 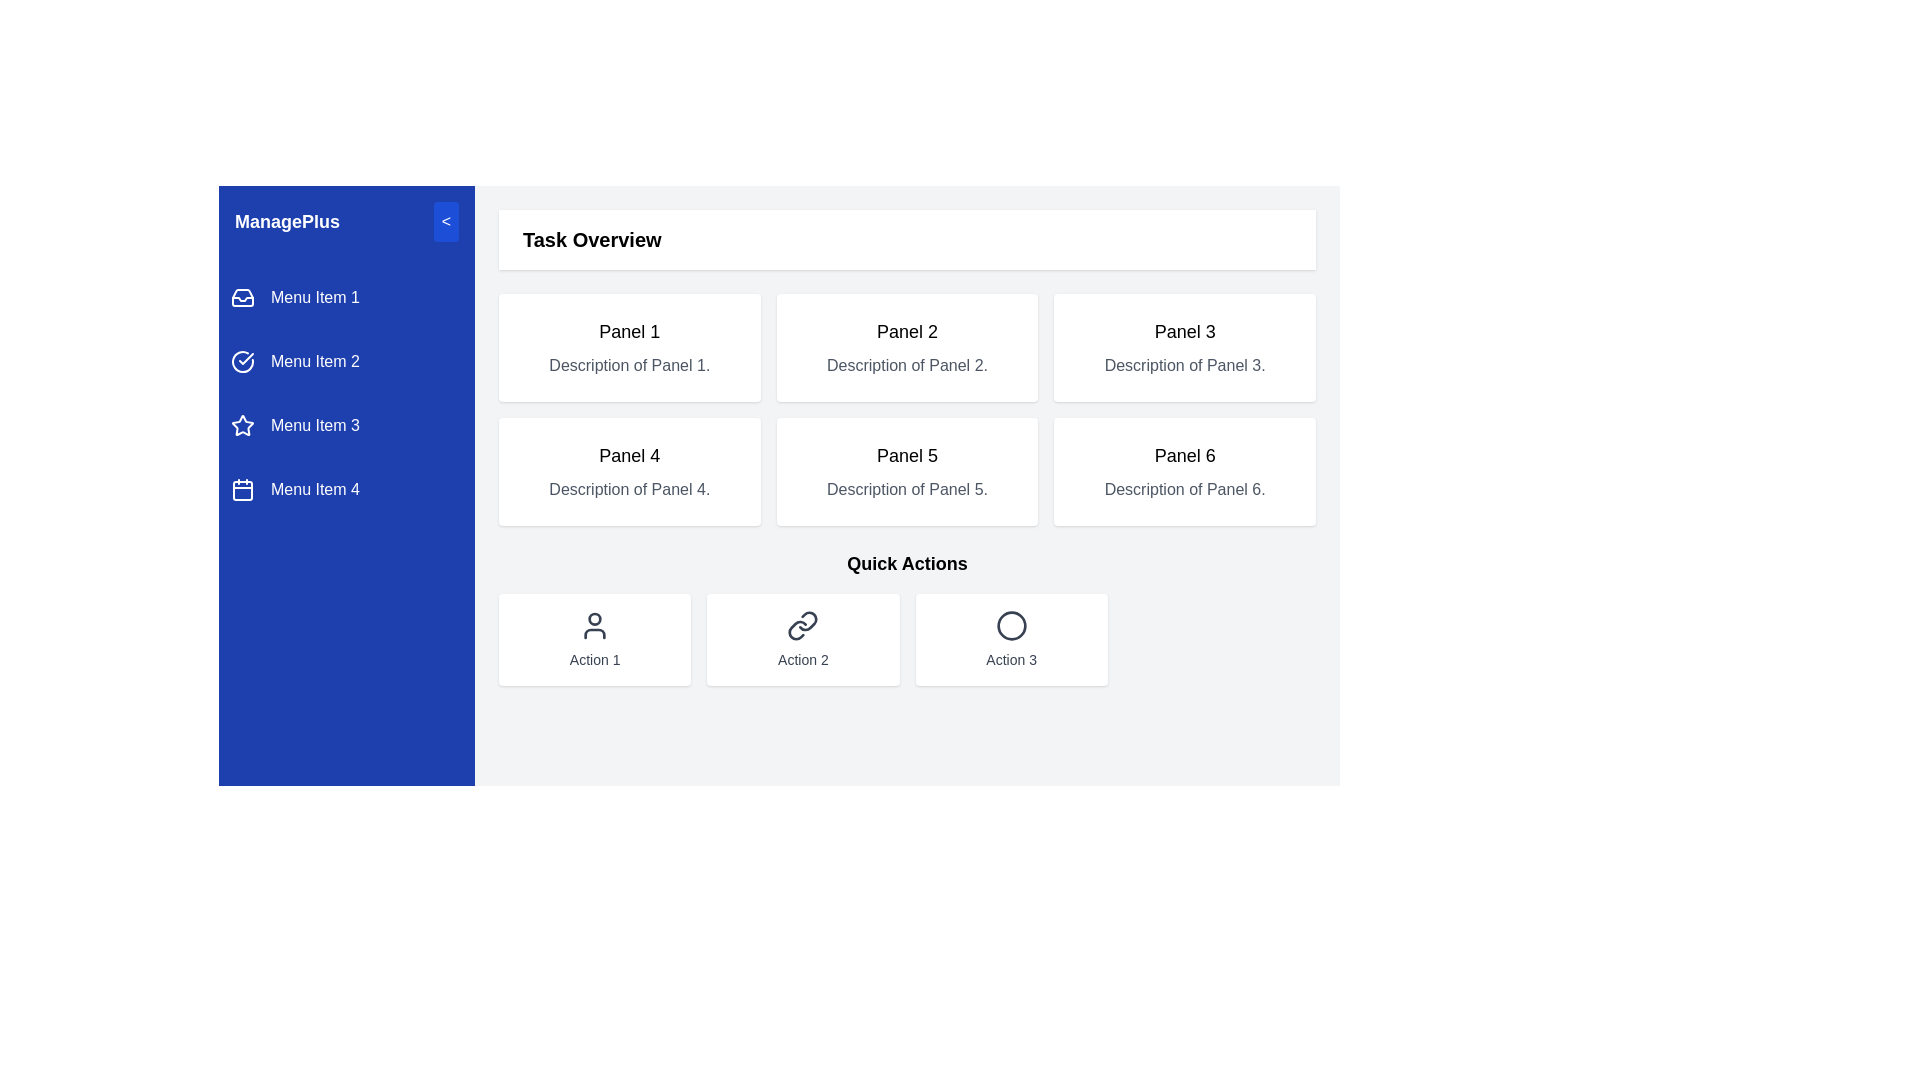 I want to click on the central circular part of the 'Action 3' button in the 'Quick Actions' section of the layout by navigating, so click(x=1011, y=624).